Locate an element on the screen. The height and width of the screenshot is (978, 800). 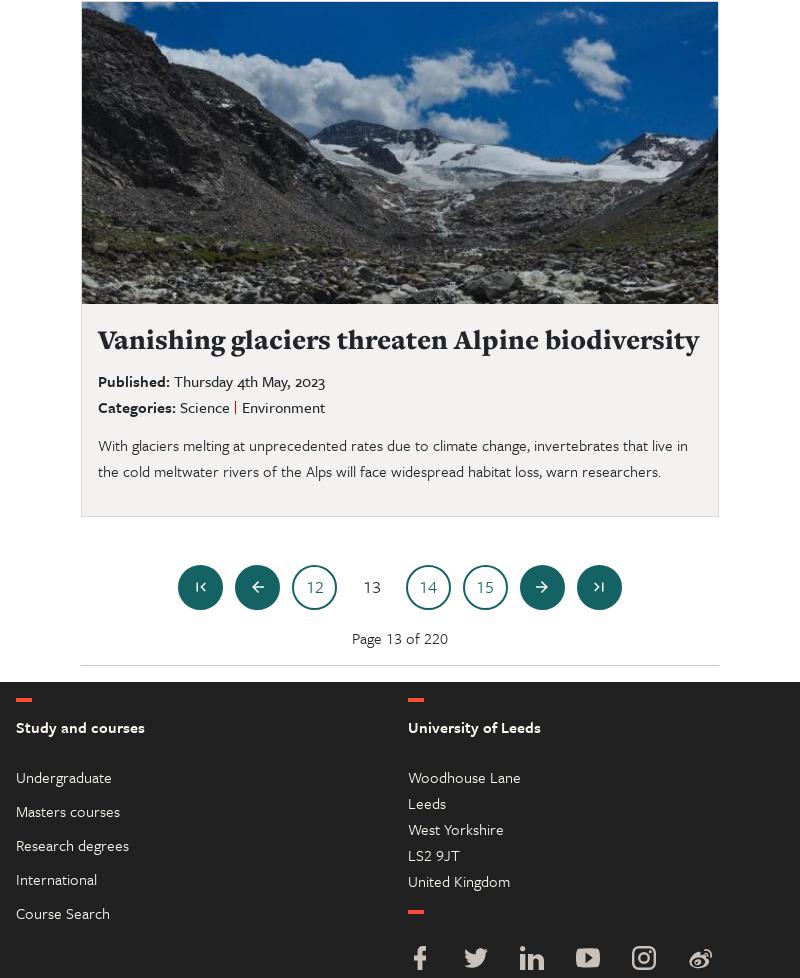
'Science' is located at coordinates (204, 404).